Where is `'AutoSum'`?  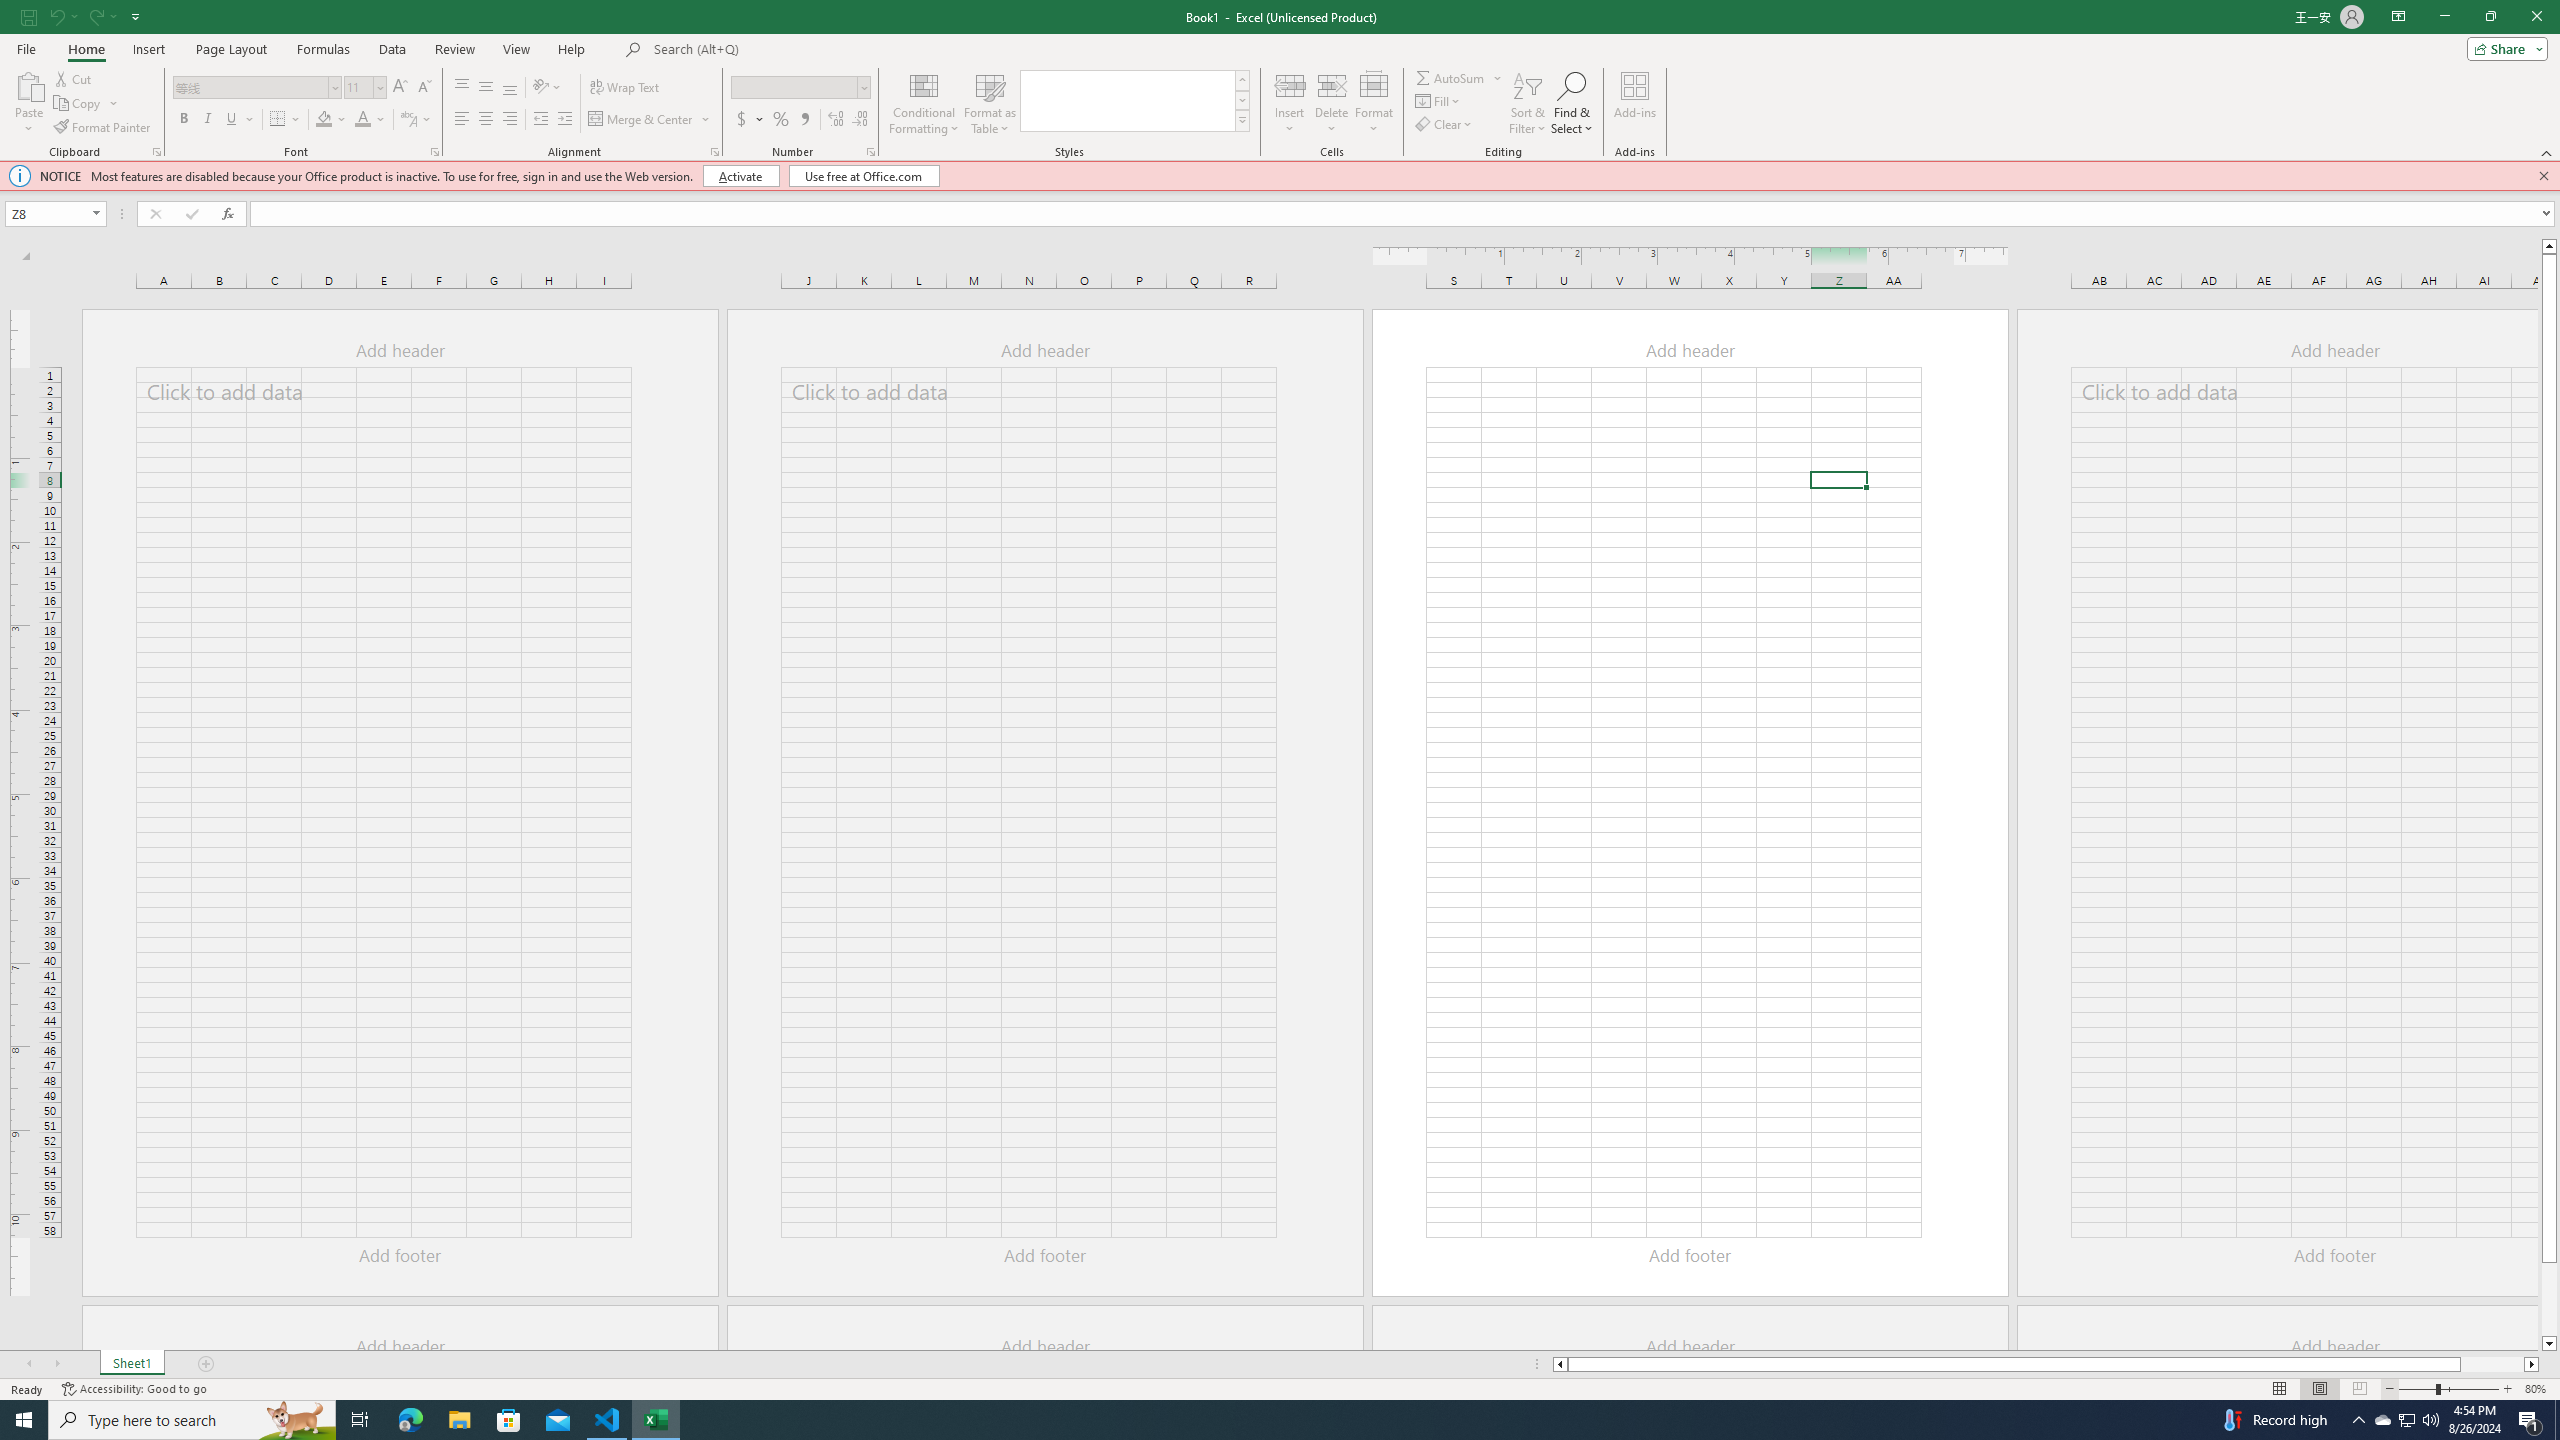
'AutoSum' is located at coordinates (1459, 77).